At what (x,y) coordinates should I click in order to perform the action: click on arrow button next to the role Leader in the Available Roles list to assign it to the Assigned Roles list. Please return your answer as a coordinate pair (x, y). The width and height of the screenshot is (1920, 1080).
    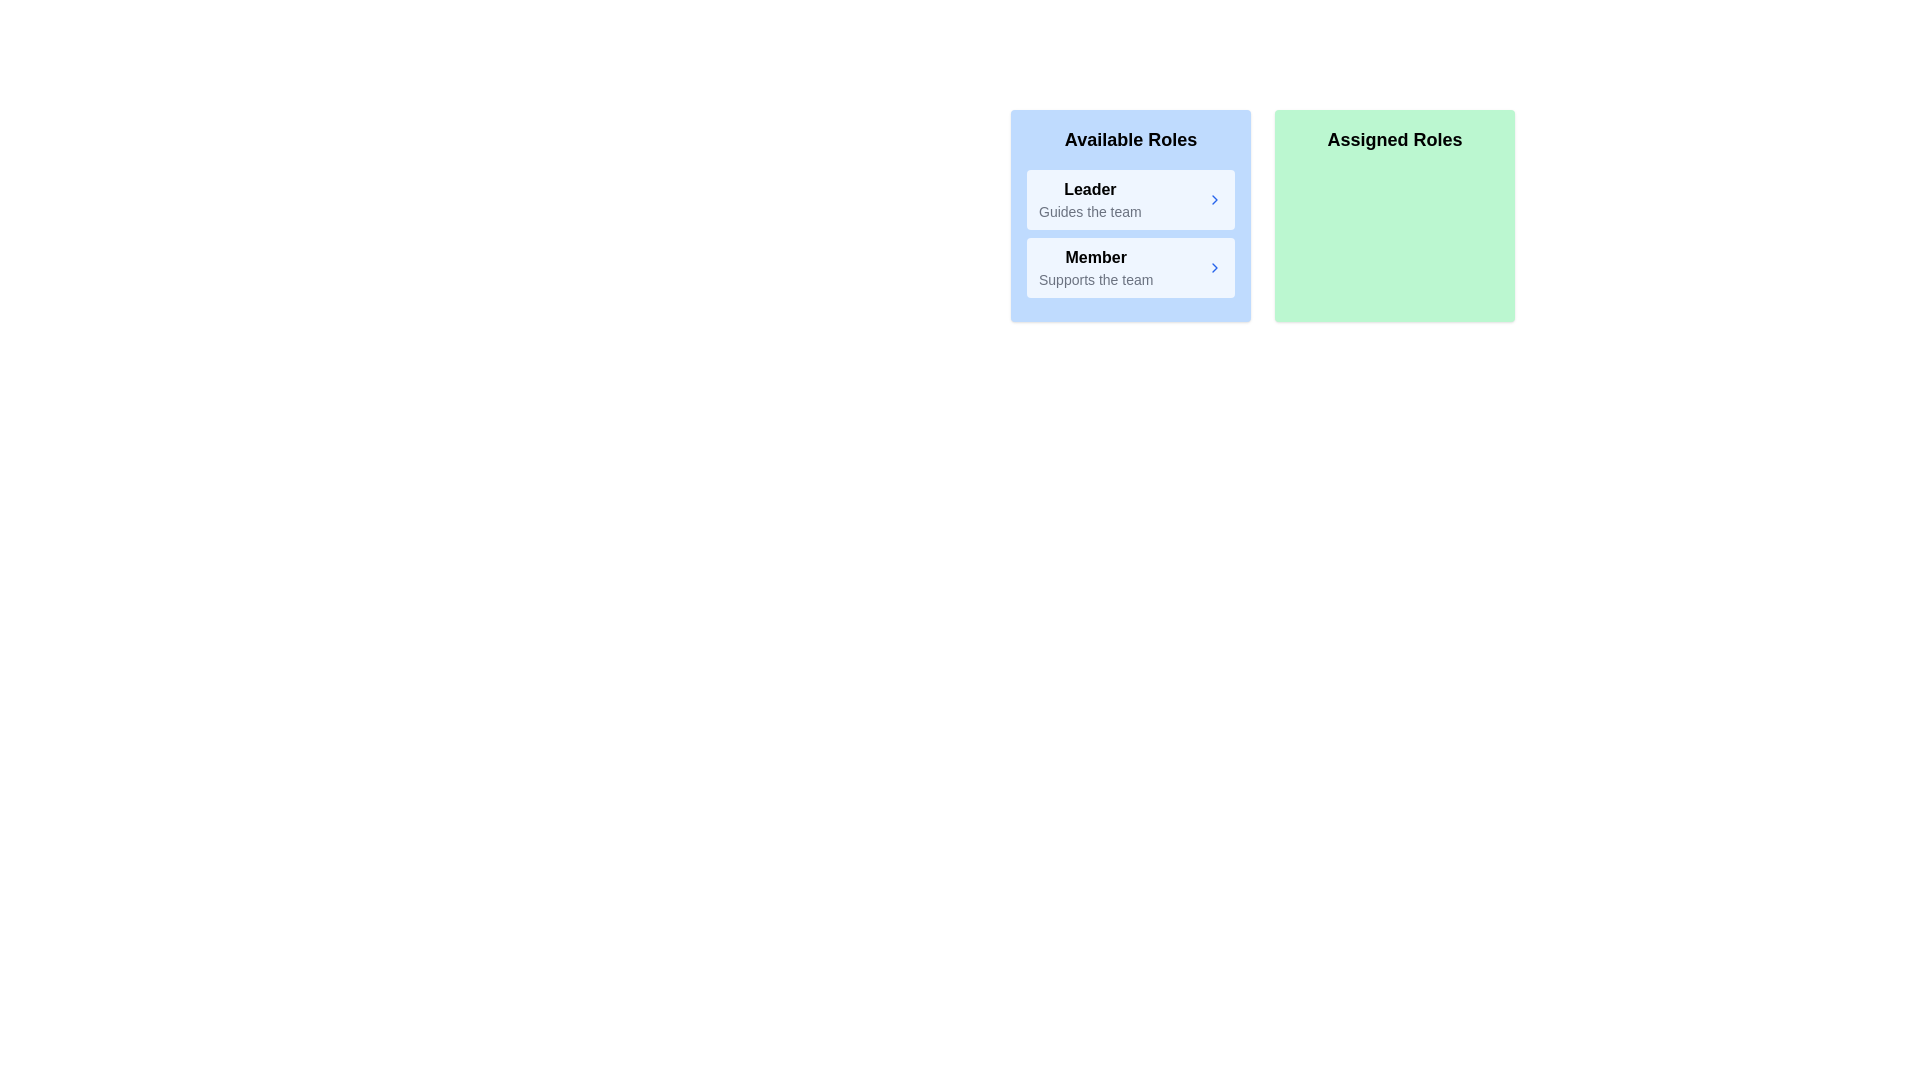
    Looking at the image, I should click on (1213, 200).